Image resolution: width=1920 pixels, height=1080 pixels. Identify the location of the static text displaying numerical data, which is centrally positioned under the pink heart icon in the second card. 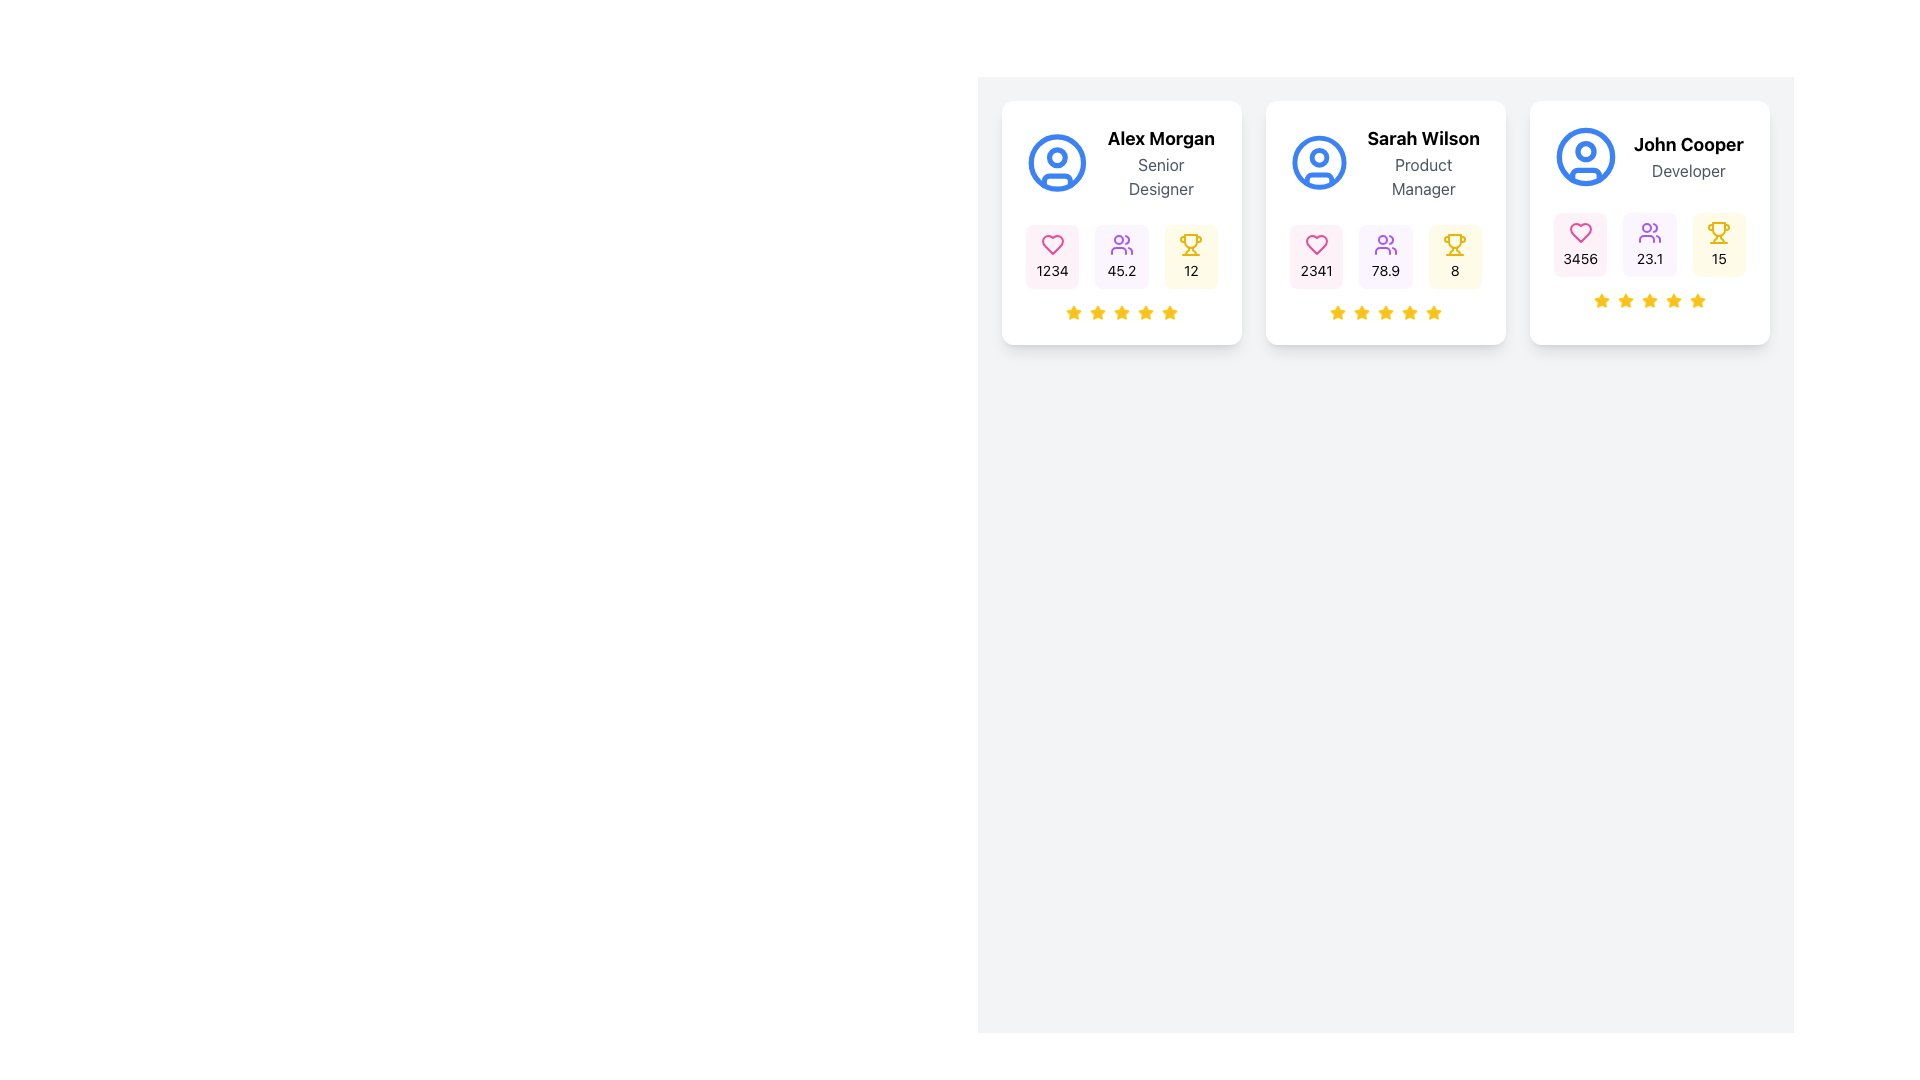
(1316, 270).